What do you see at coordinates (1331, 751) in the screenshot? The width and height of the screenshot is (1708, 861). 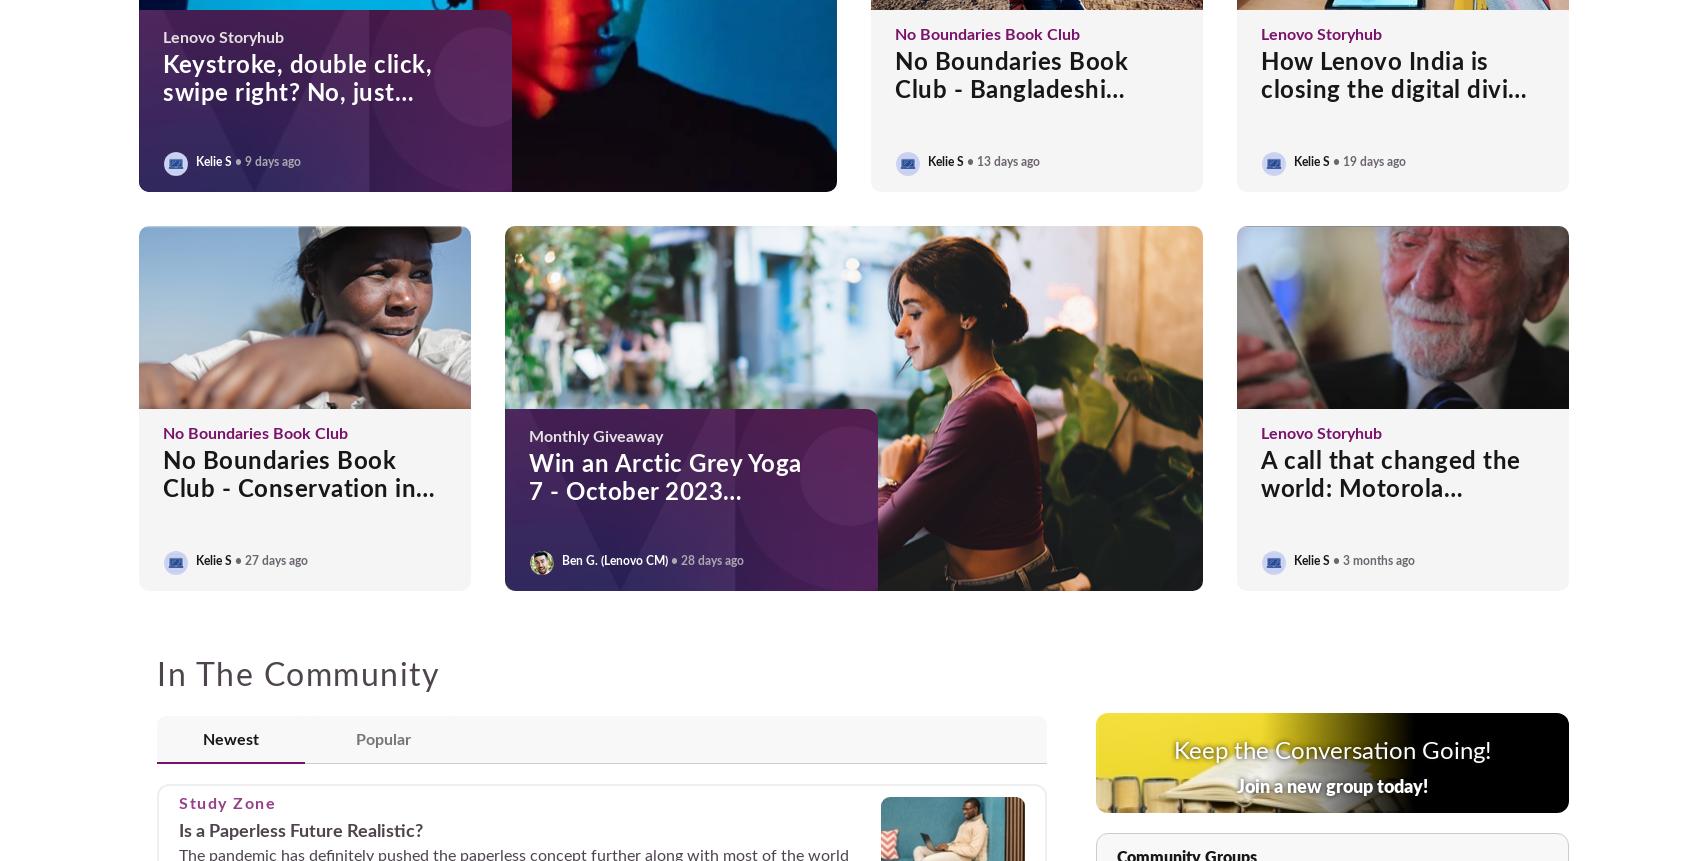 I see `'Keep the Conversation Going!'` at bounding box center [1331, 751].